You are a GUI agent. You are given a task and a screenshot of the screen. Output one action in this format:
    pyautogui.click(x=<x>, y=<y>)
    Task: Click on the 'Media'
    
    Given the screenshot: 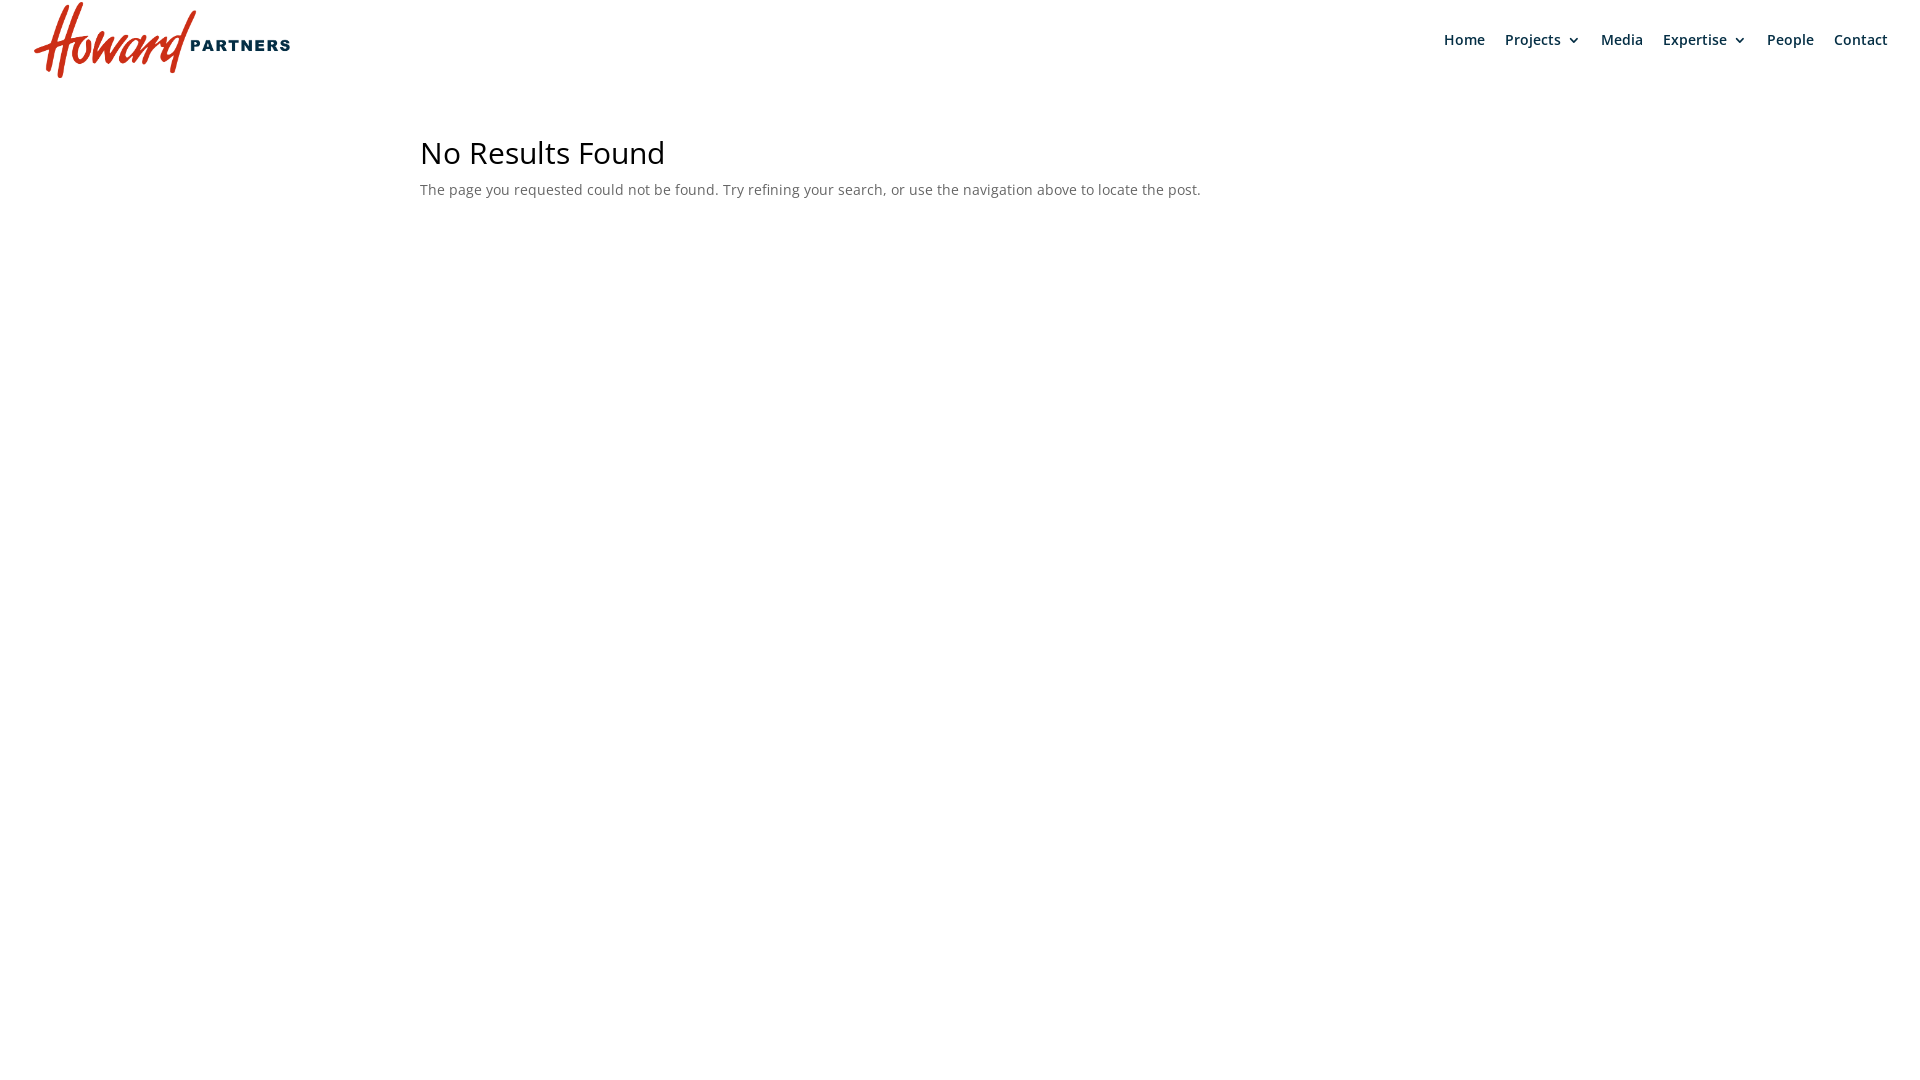 What is the action you would take?
    pyautogui.click(x=1622, y=55)
    